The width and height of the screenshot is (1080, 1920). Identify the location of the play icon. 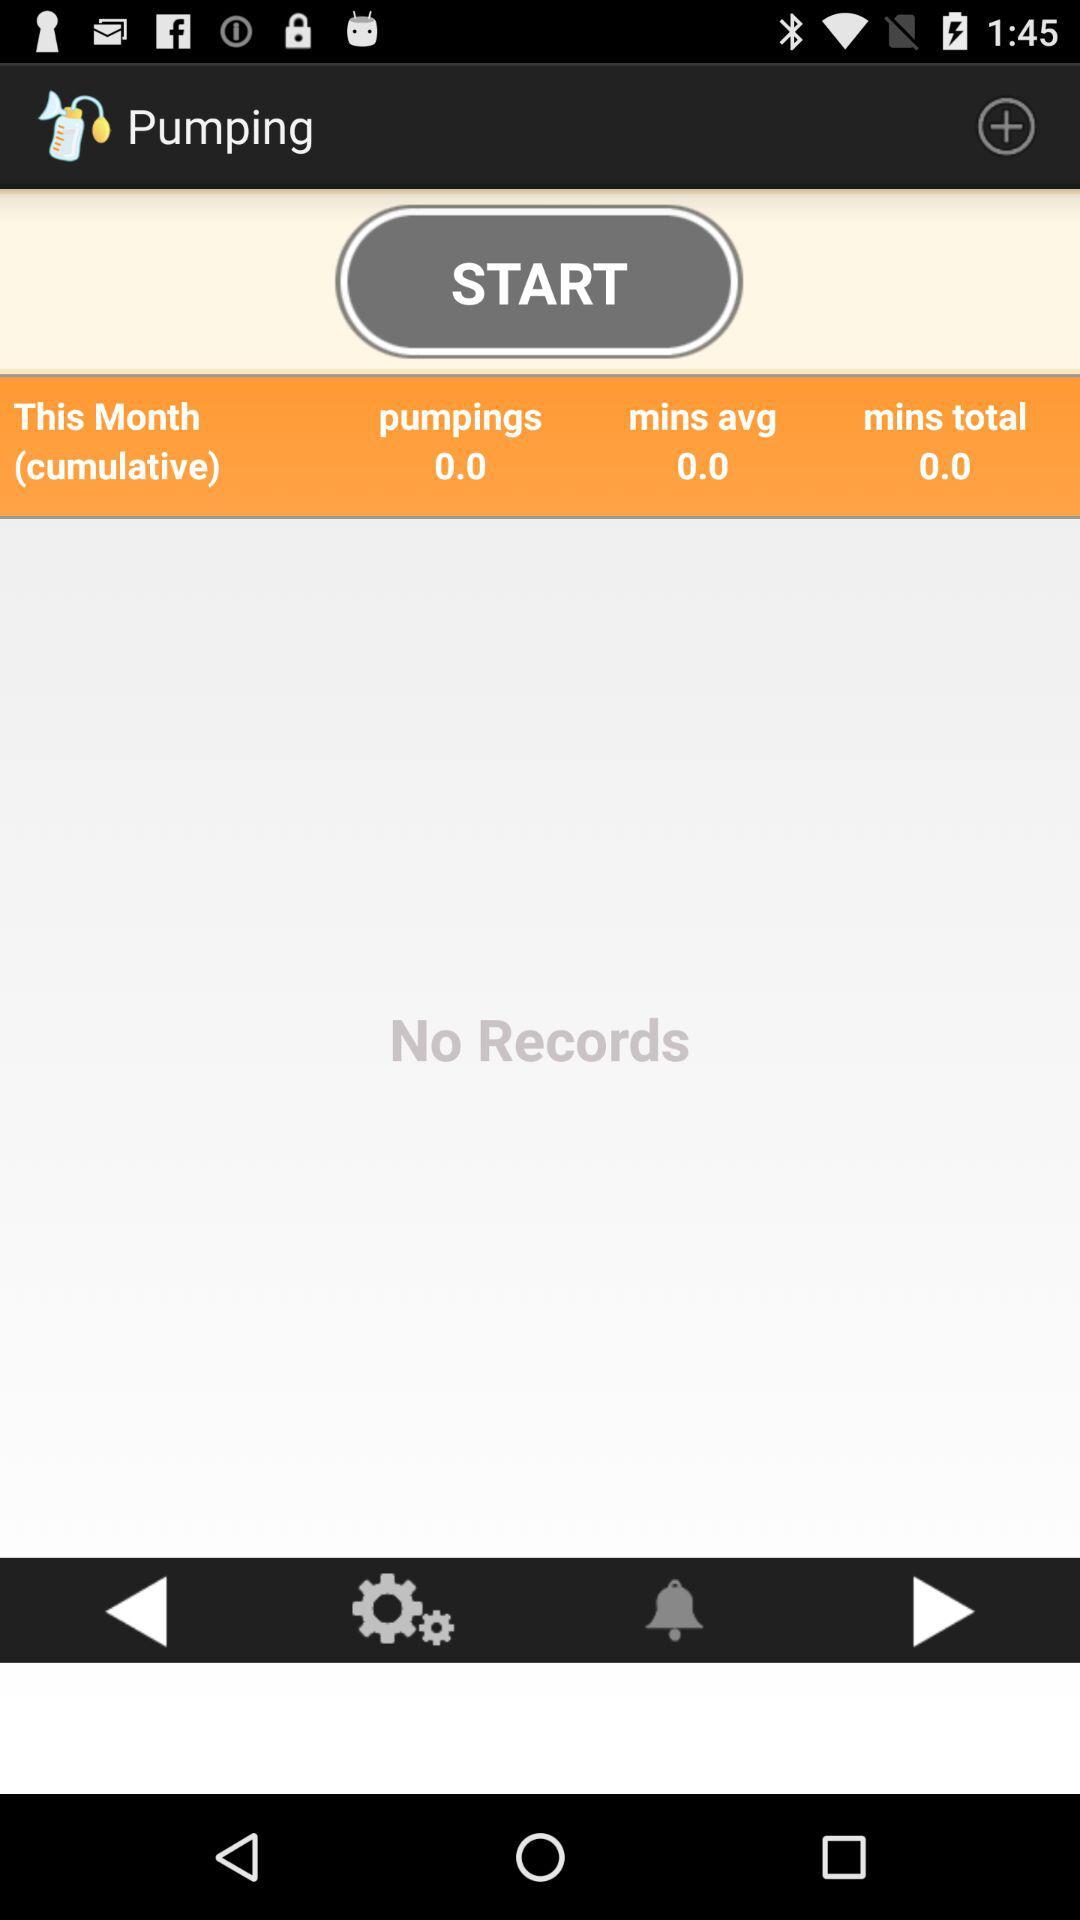
(945, 1722).